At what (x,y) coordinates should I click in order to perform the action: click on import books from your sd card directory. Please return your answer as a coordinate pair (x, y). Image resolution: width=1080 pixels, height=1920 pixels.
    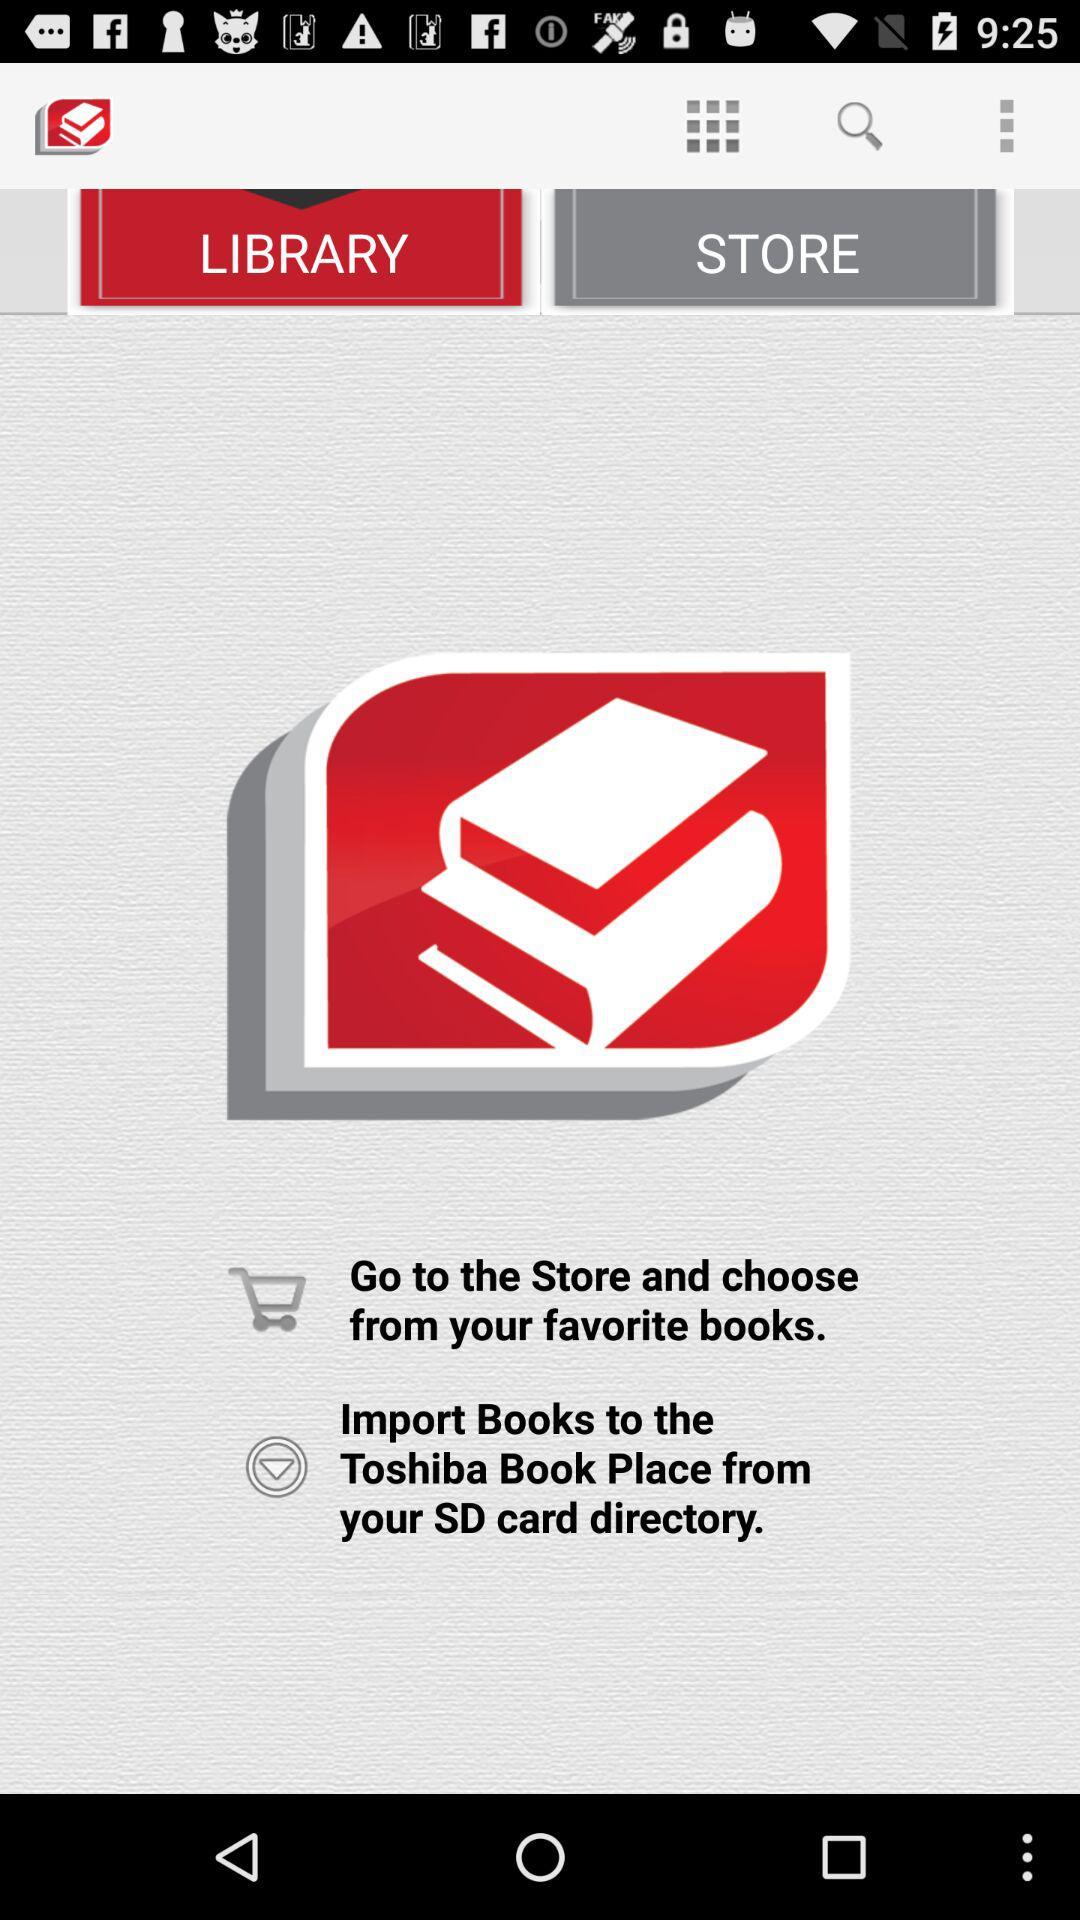
    Looking at the image, I should click on (276, 1467).